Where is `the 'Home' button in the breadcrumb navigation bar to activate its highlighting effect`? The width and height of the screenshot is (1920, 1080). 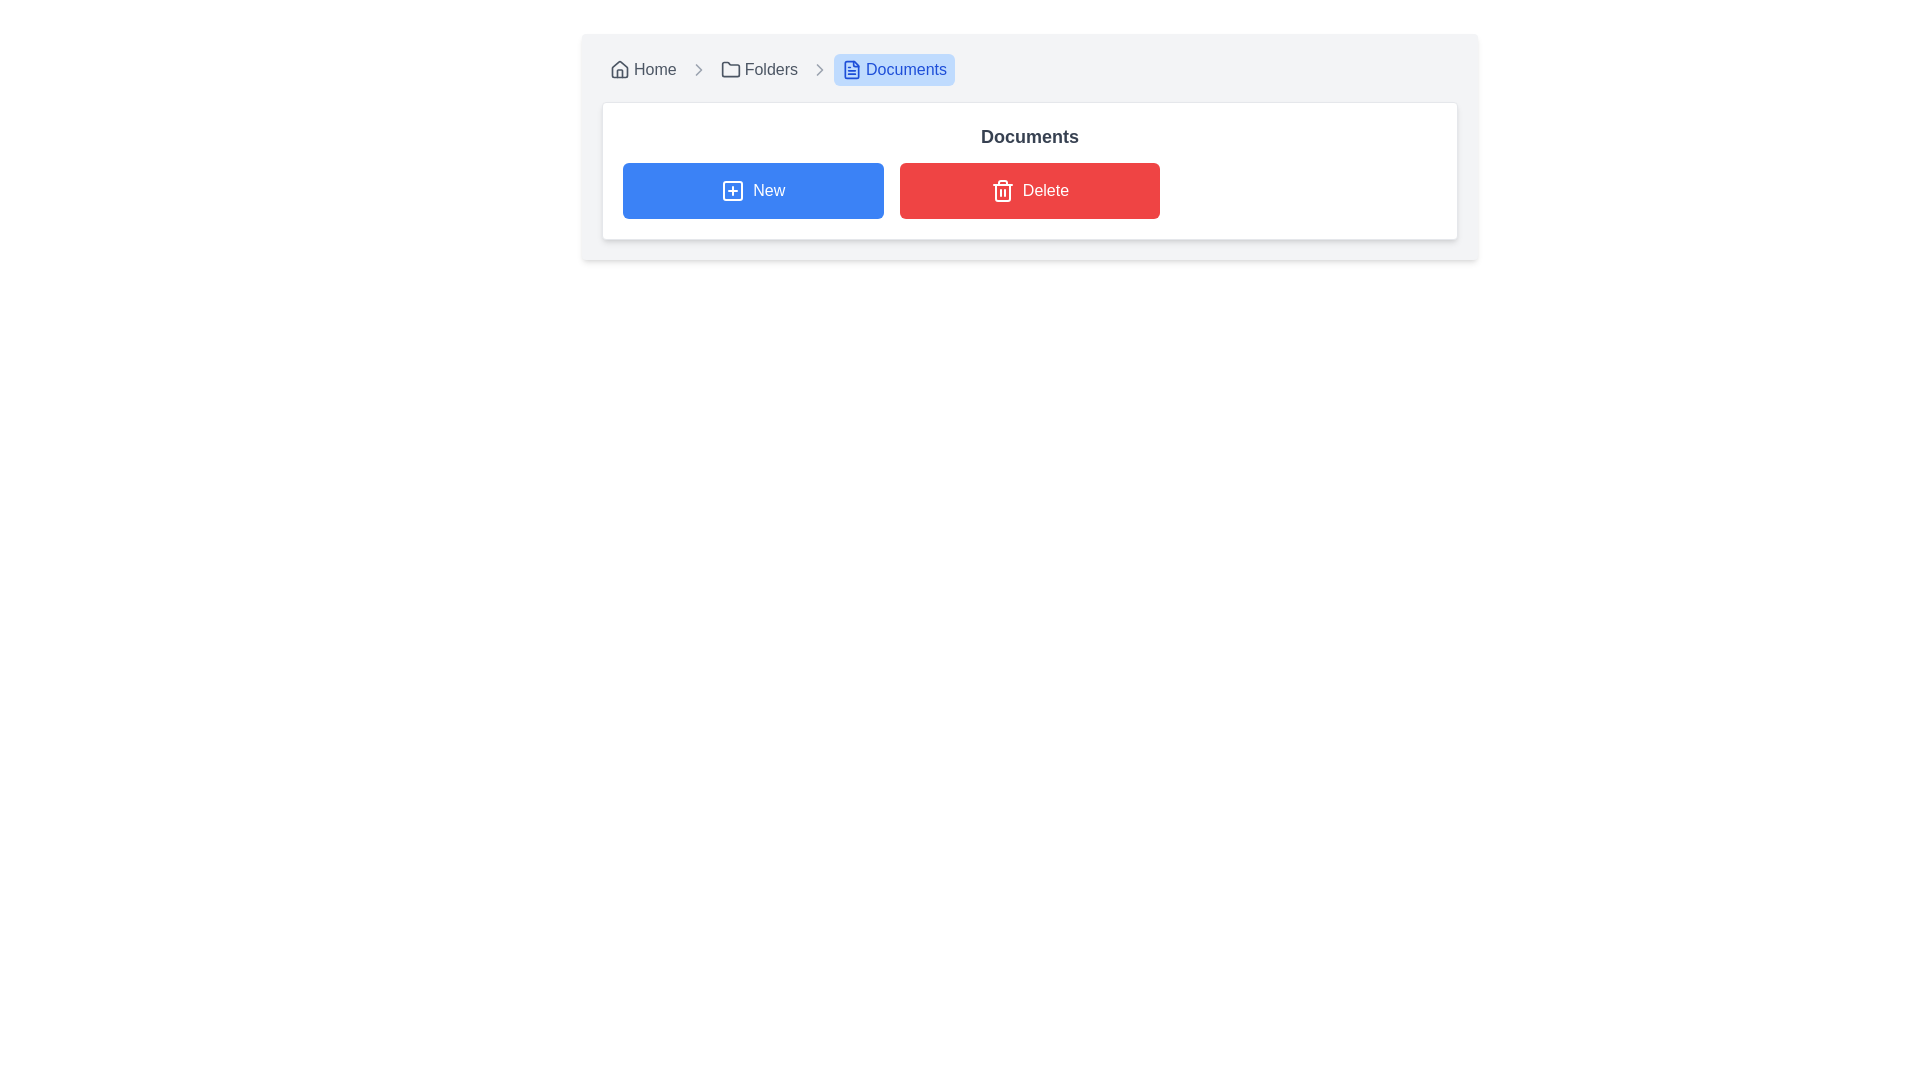 the 'Home' button in the breadcrumb navigation bar to activate its highlighting effect is located at coordinates (643, 68).